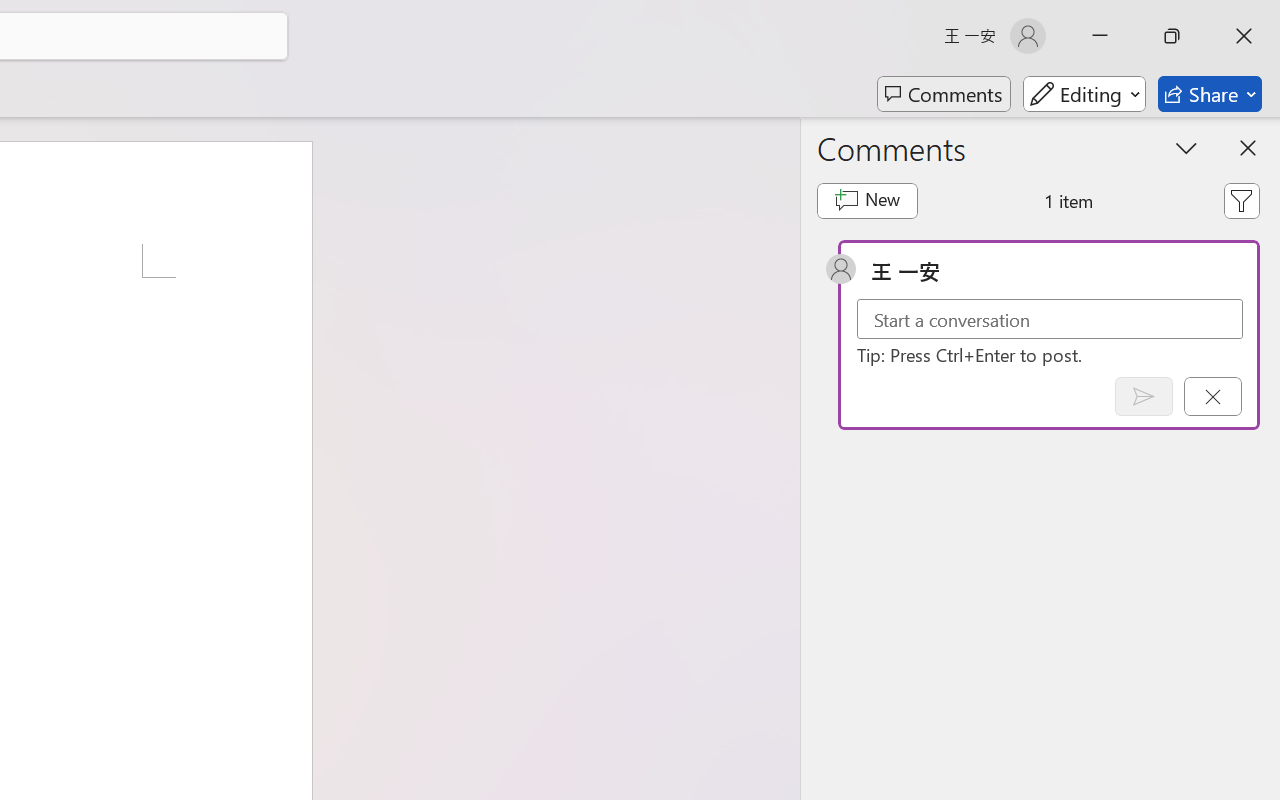 The width and height of the screenshot is (1280, 800). I want to click on 'Post comment (Ctrl + Enter)', so click(1143, 395).